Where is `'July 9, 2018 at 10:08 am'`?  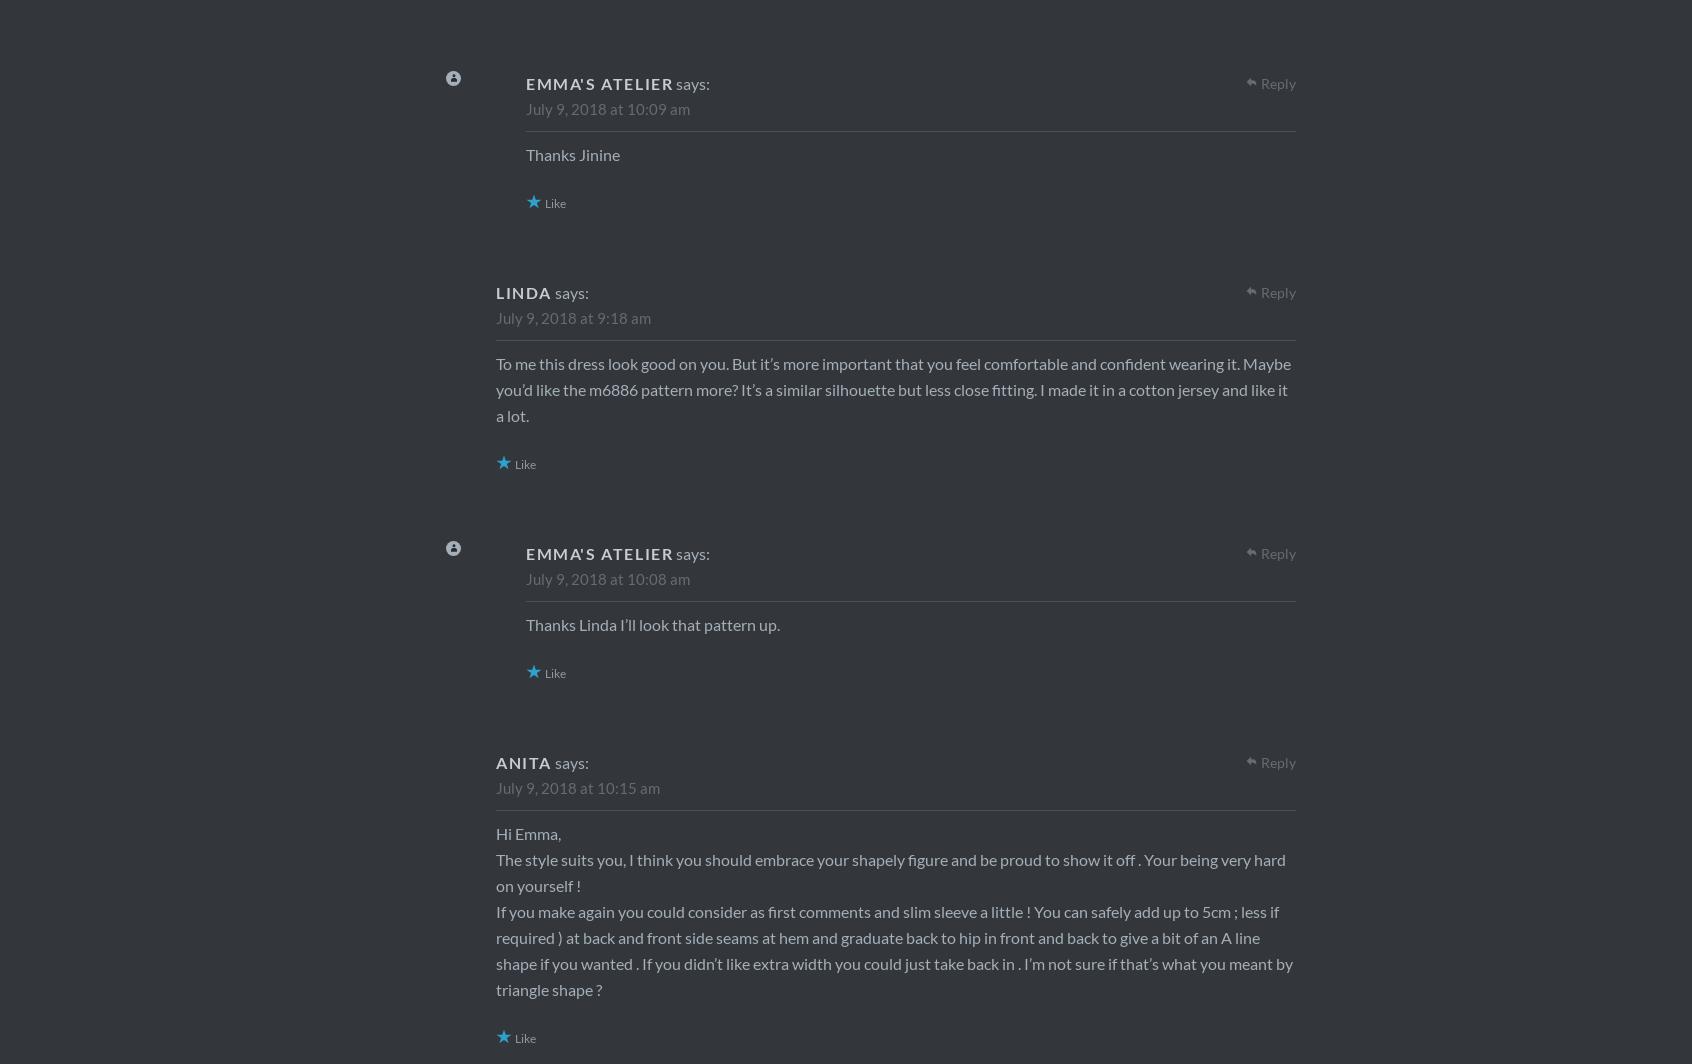
'July 9, 2018 at 10:08 am' is located at coordinates (606, 577).